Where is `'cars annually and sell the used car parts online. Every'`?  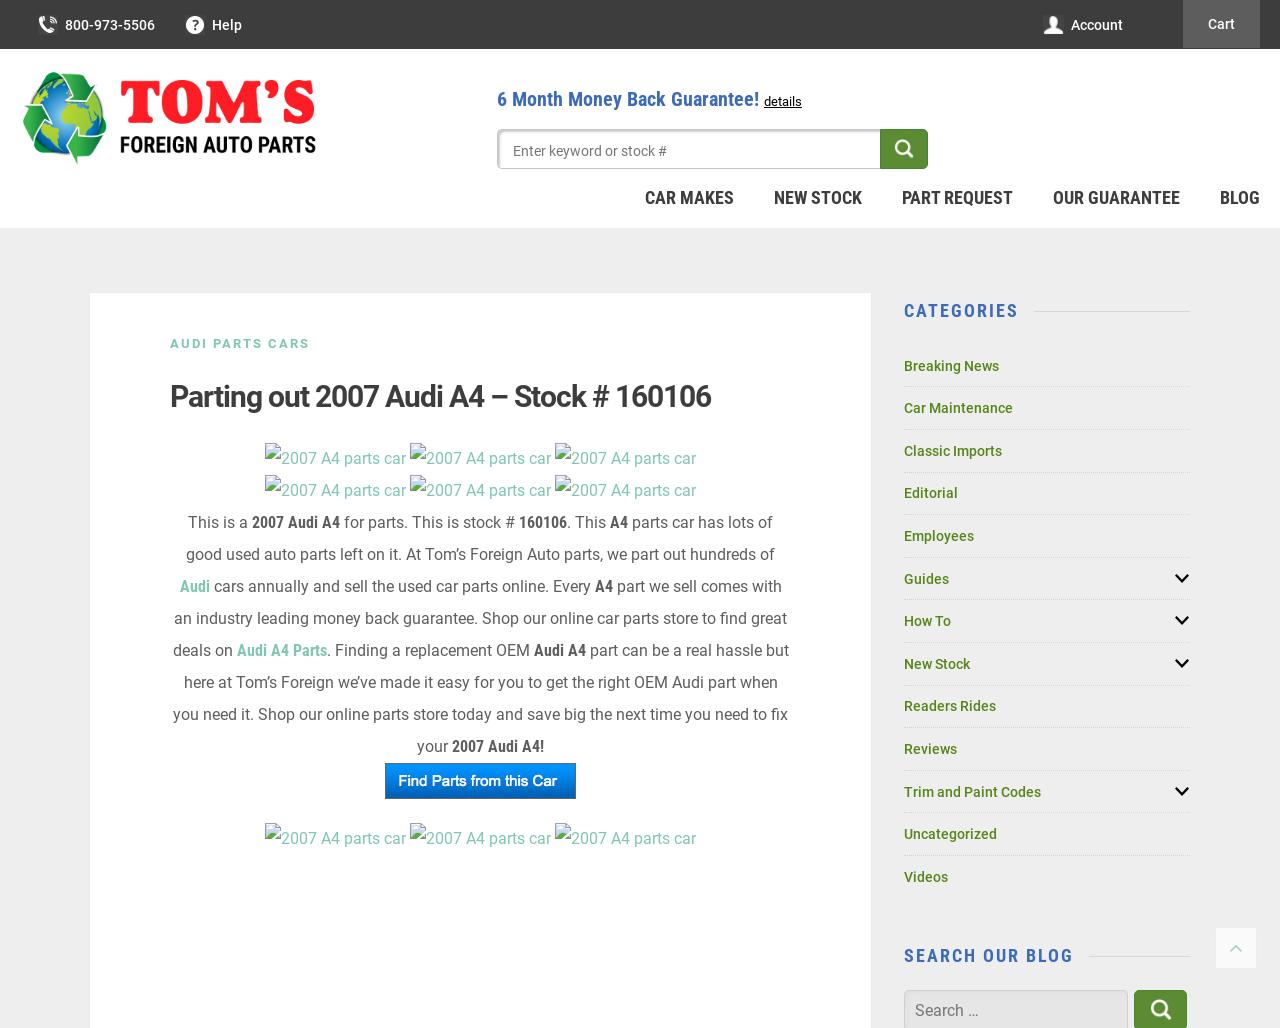 'cars annually and sell the used car parts online. Every' is located at coordinates (400, 585).